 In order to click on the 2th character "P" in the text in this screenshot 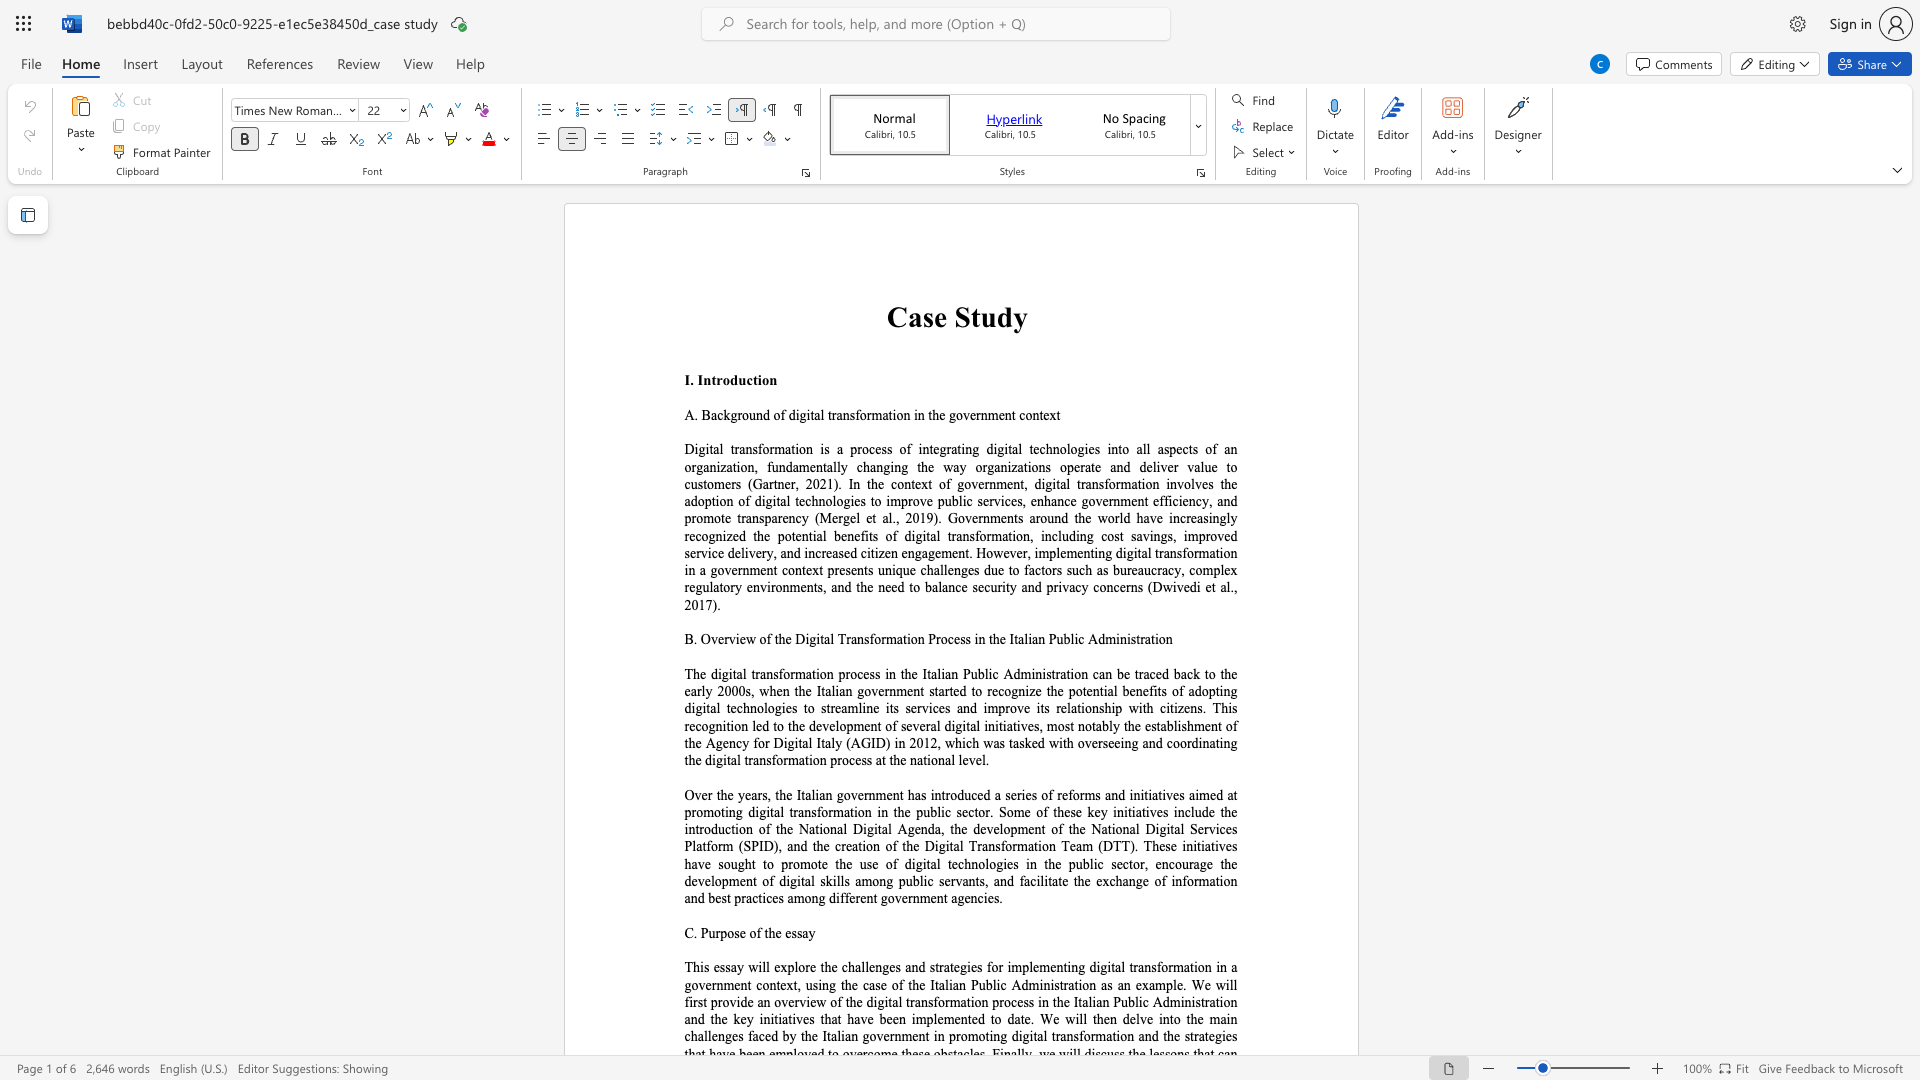, I will do `click(1051, 639)`.